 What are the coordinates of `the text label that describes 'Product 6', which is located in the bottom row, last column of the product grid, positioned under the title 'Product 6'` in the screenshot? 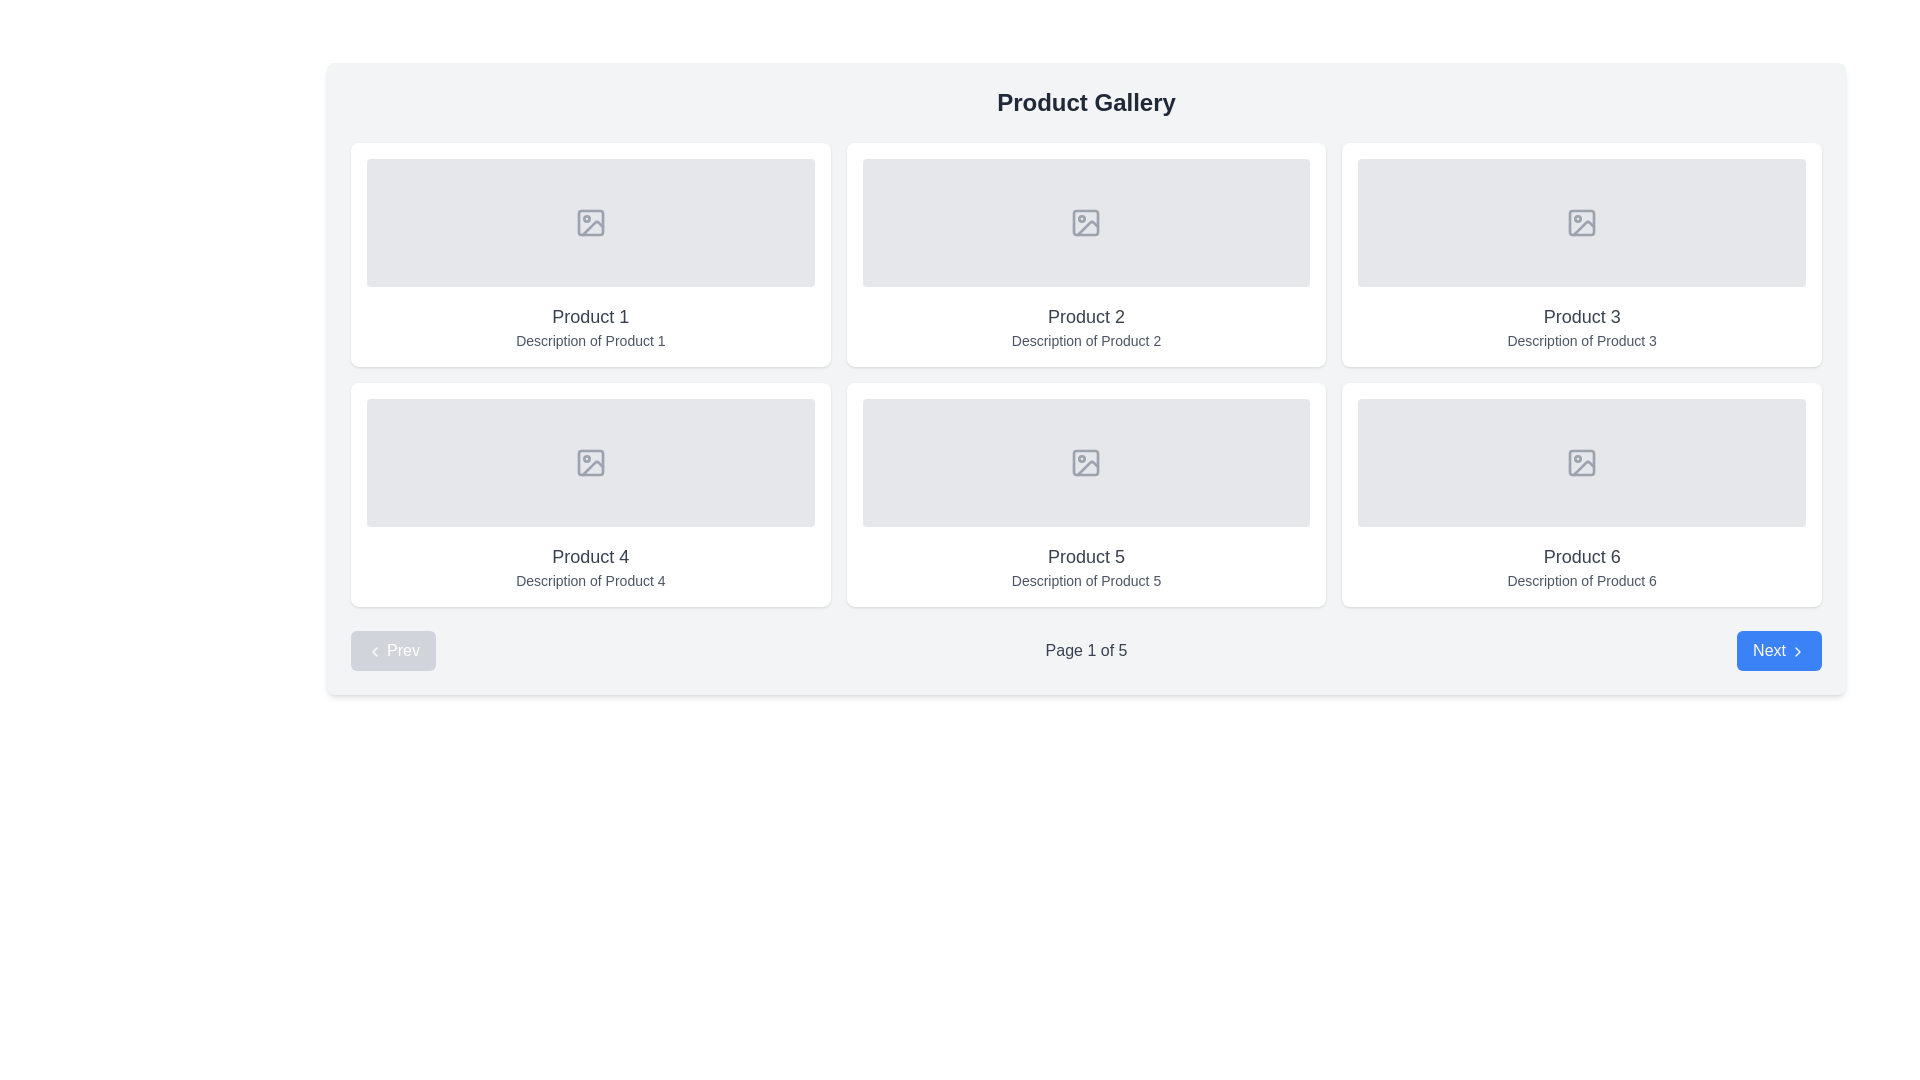 It's located at (1581, 581).